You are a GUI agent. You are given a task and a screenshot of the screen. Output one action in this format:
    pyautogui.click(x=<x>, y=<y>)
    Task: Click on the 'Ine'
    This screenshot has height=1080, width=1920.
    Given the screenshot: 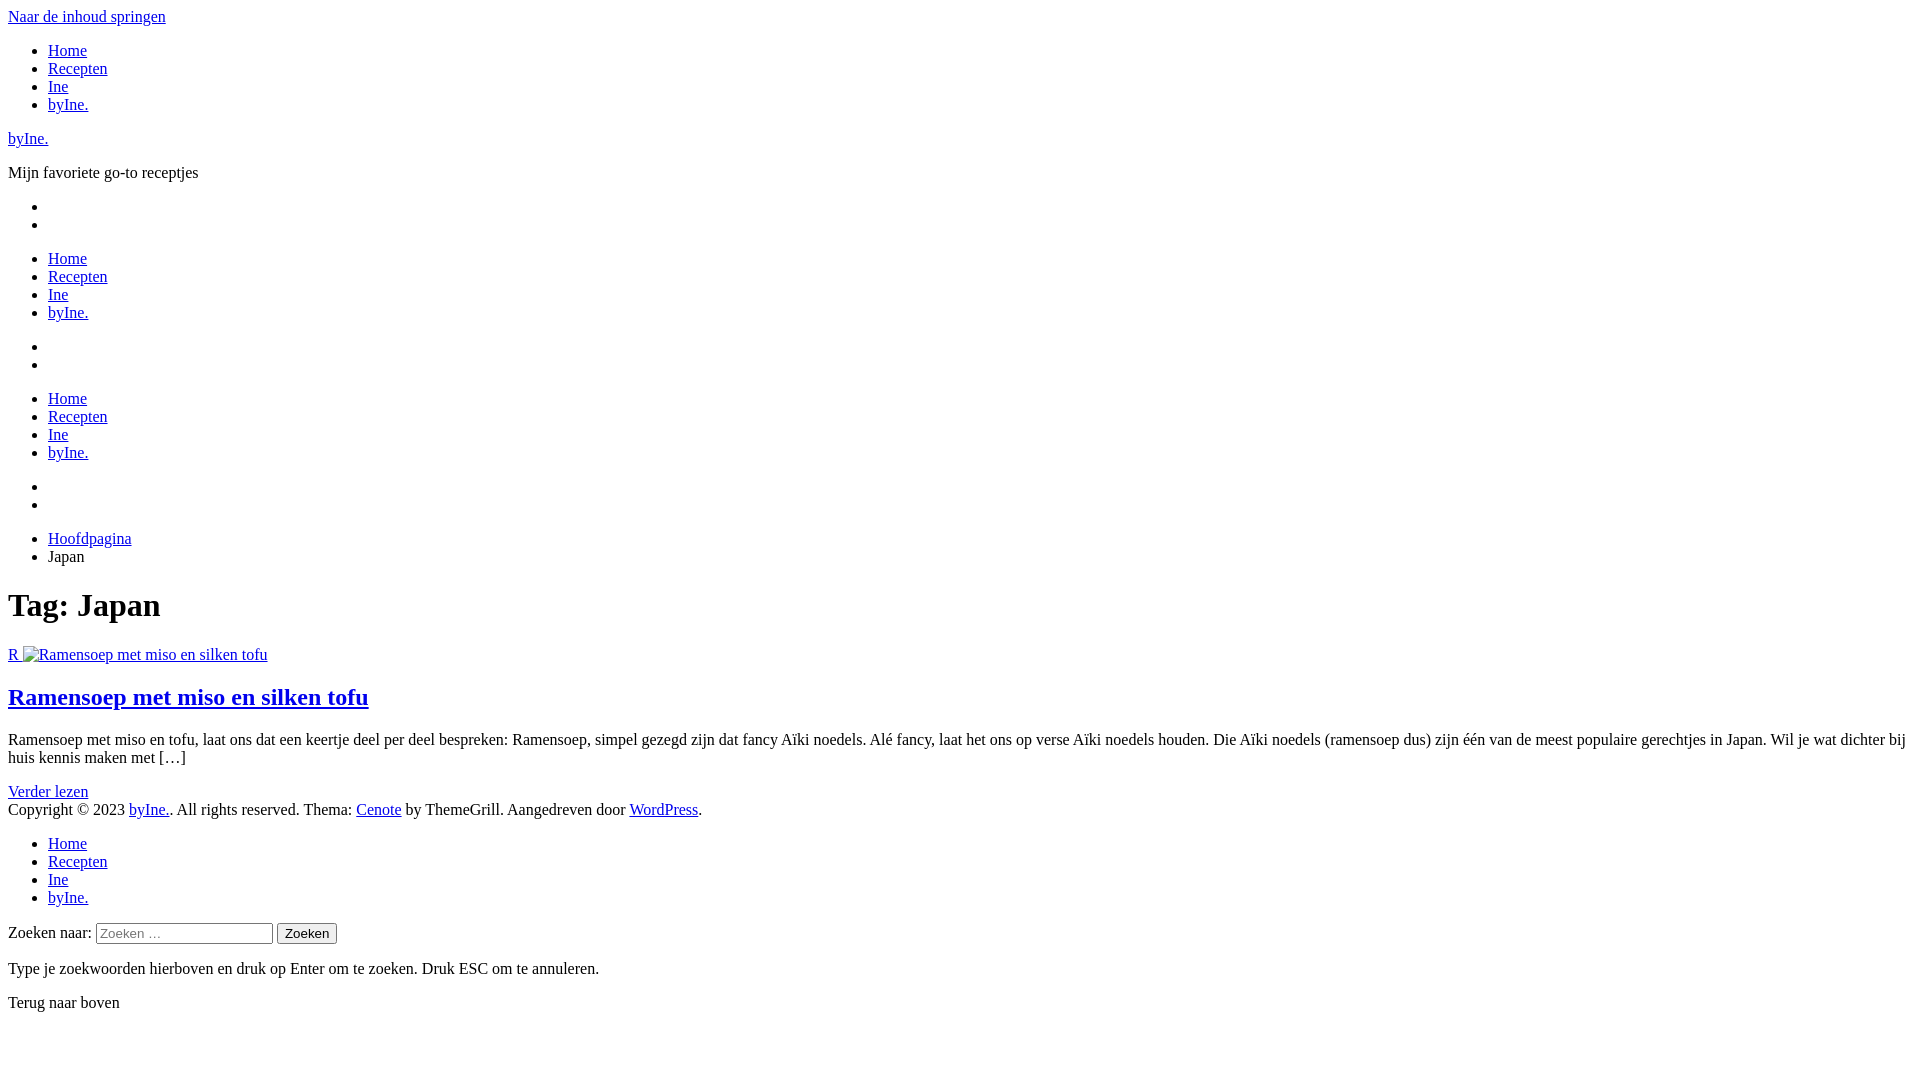 What is the action you would take?
    pyautogui.click(x=57, y=85)
    